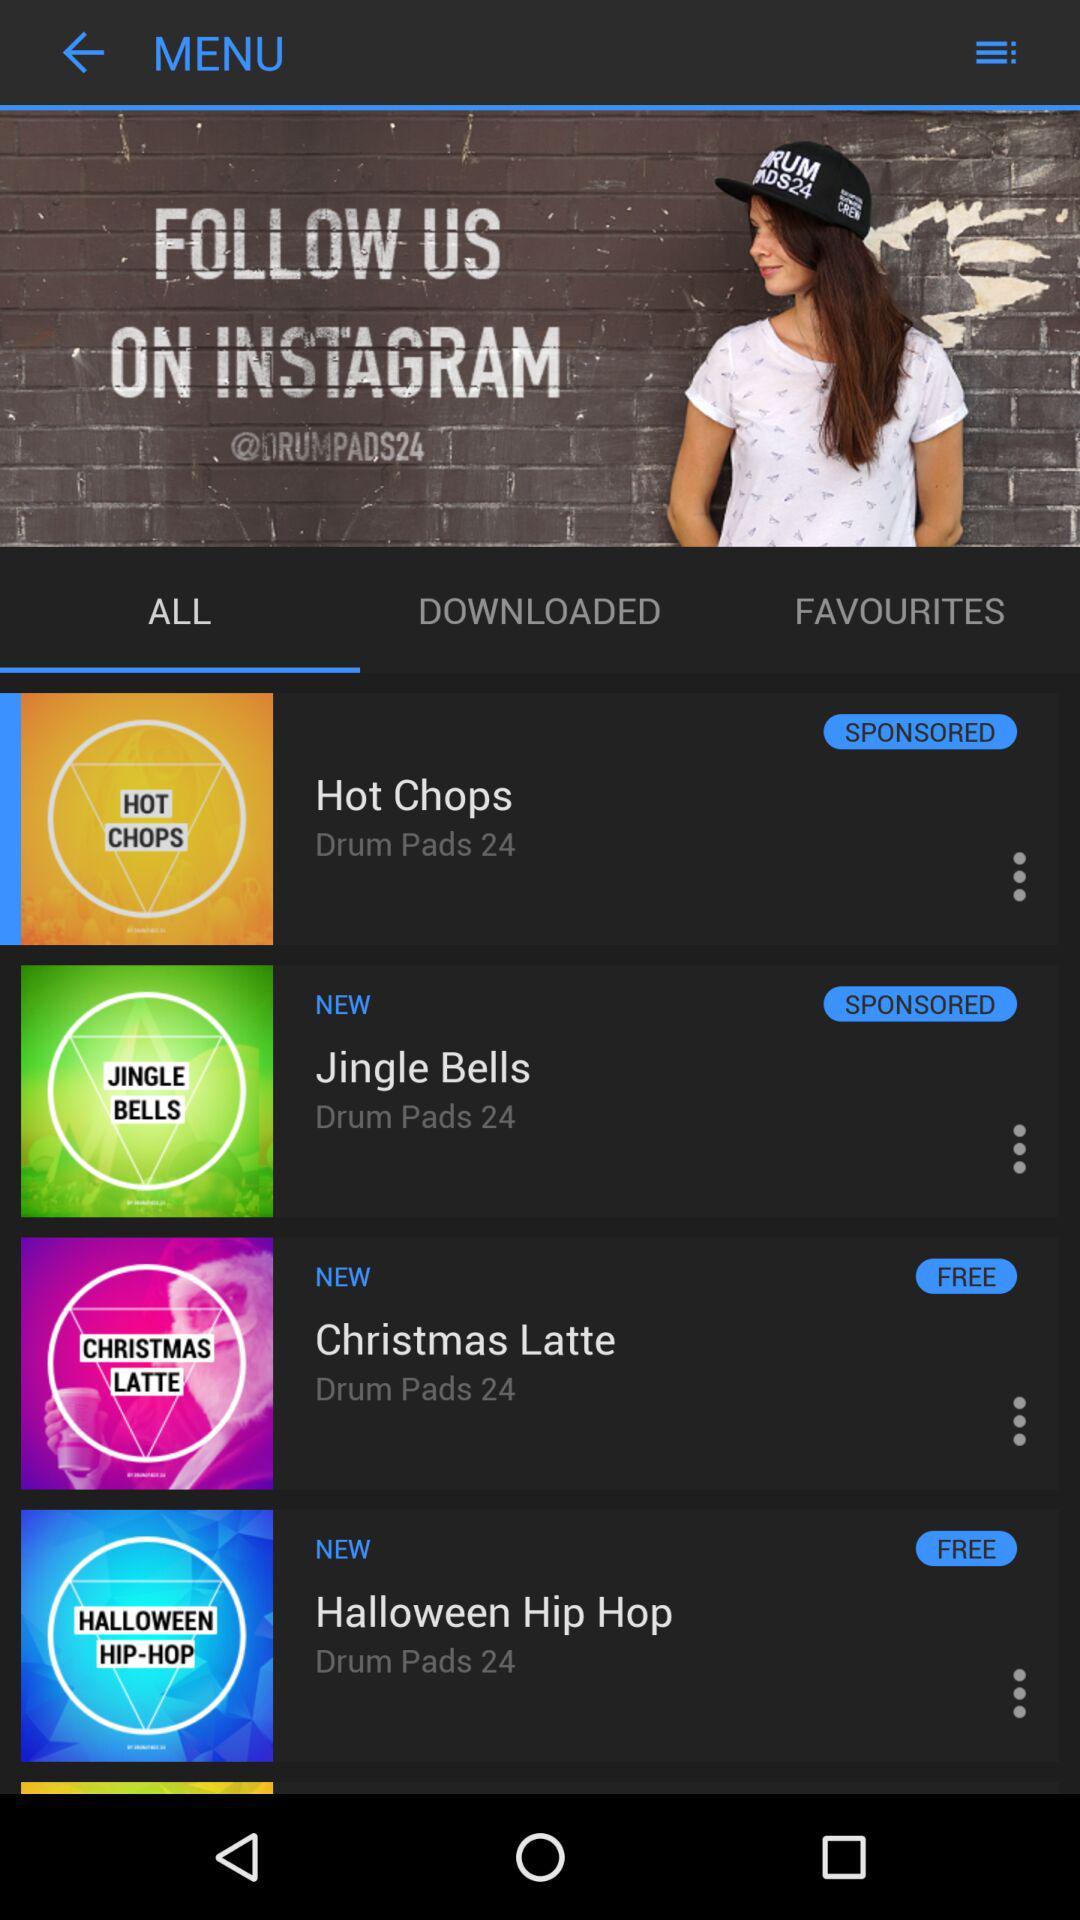  Describe the element at coordinates (1019, 1420) in the screenshot. I see `three dots in third line under favorites` at that location.